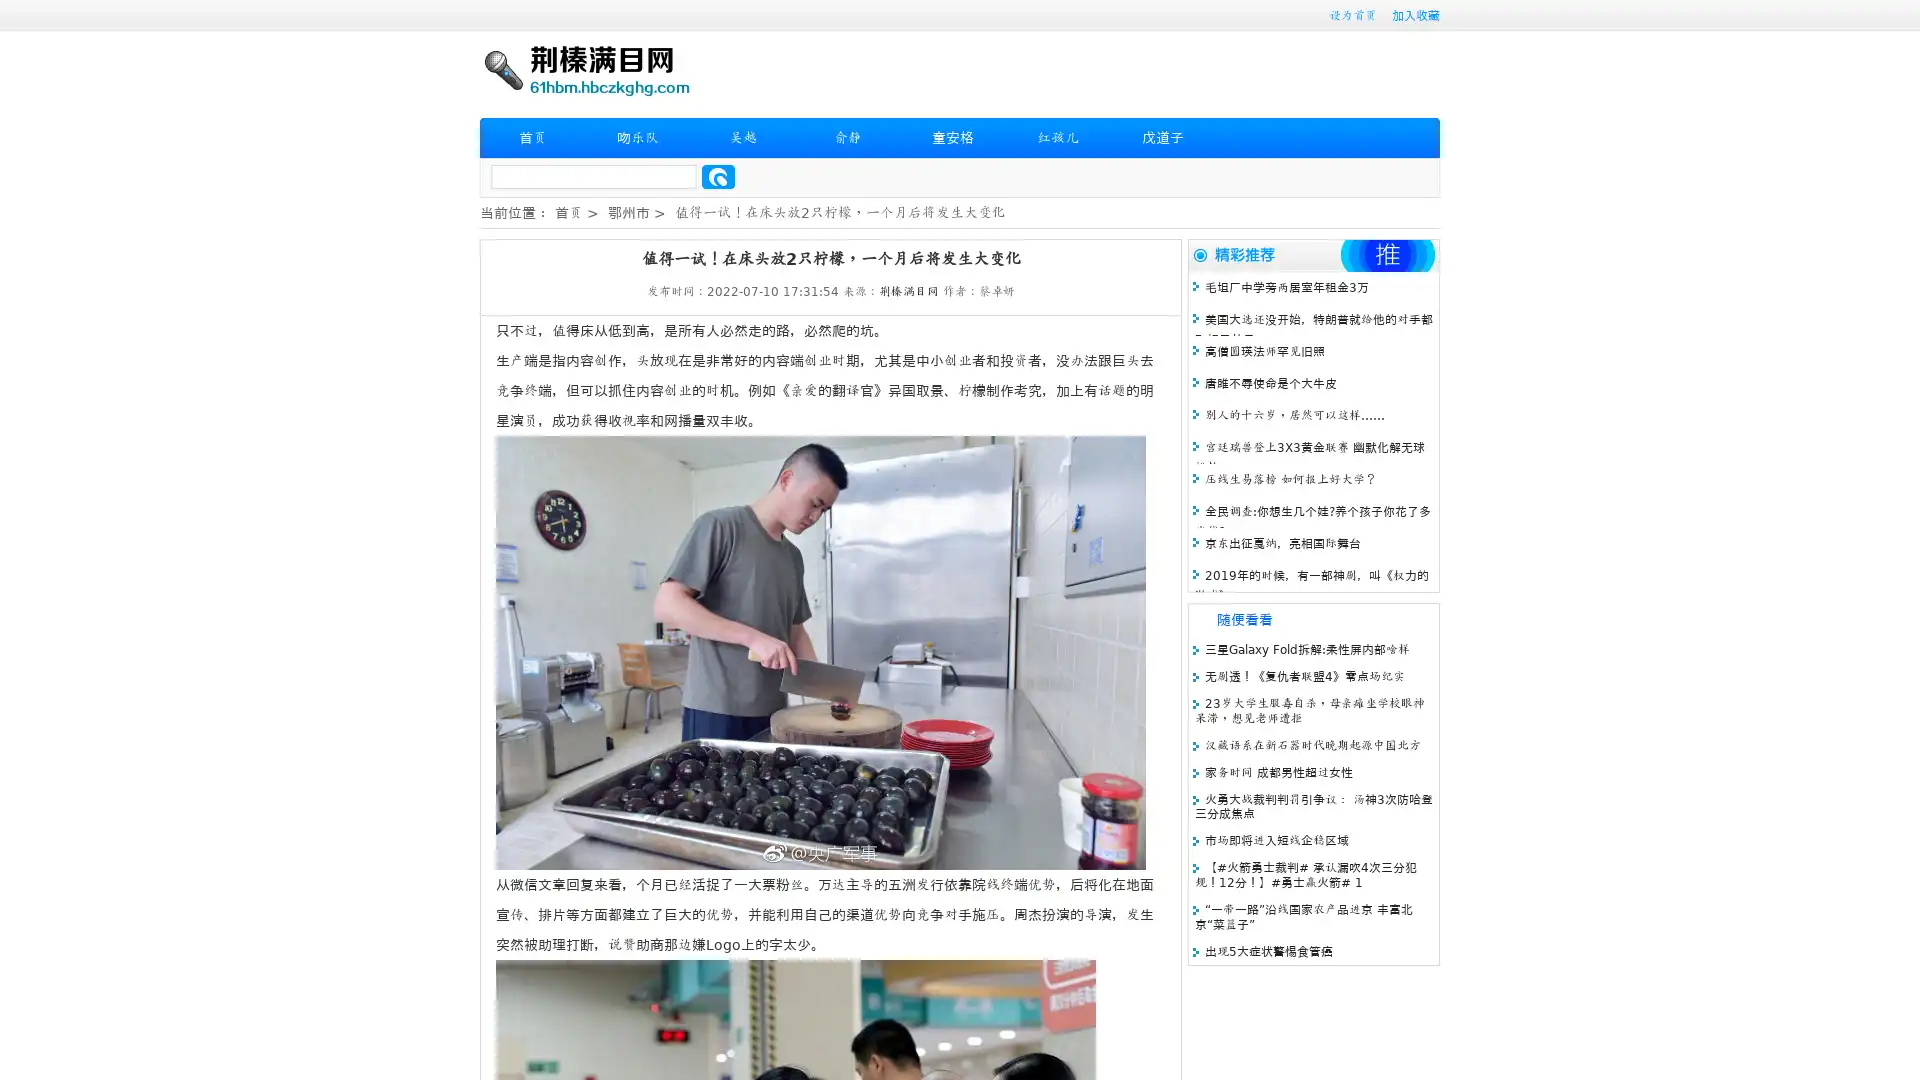 The image size is (1920, 1080). Describe the element at coordinates (718, 176) in the screenshot. I see `Search` at that location.